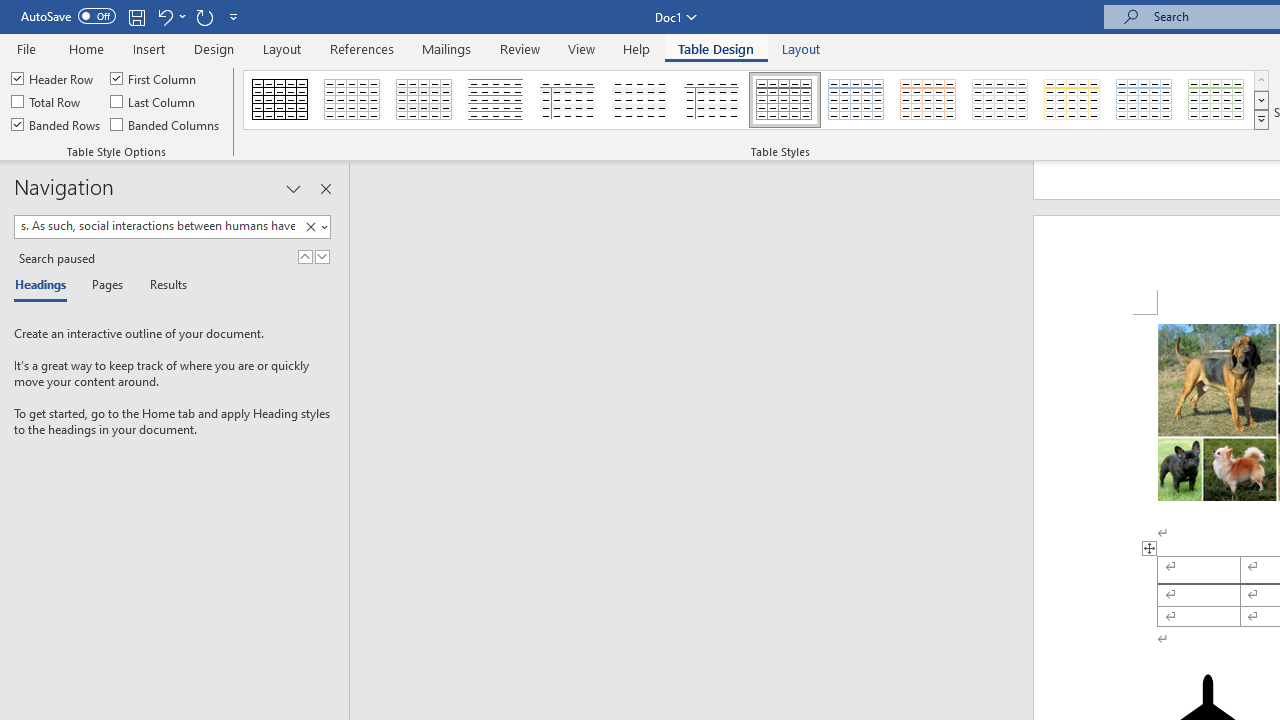  What do you see at coordinates (53, 77) in the screenshot?
I see `'Header Row'` at bounding box center [53, 77].